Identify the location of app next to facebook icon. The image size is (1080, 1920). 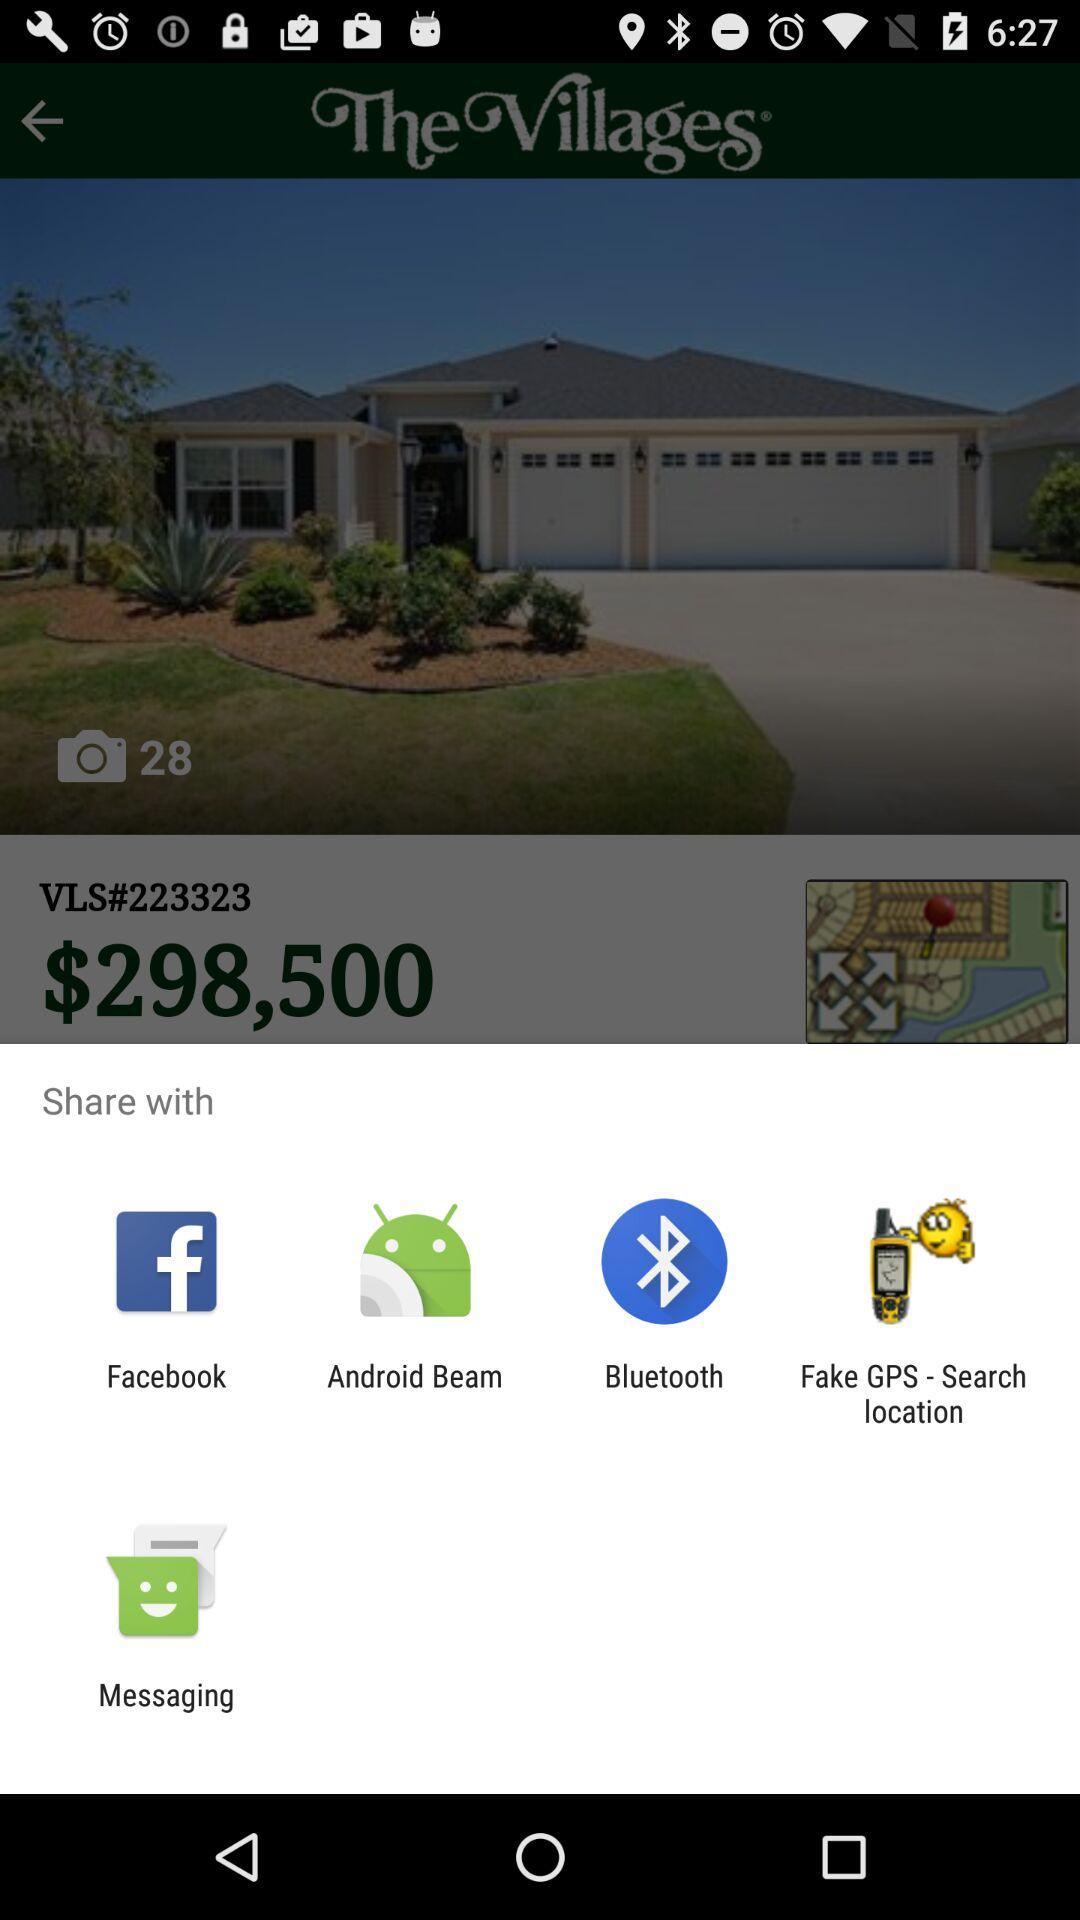
(414, 1392).